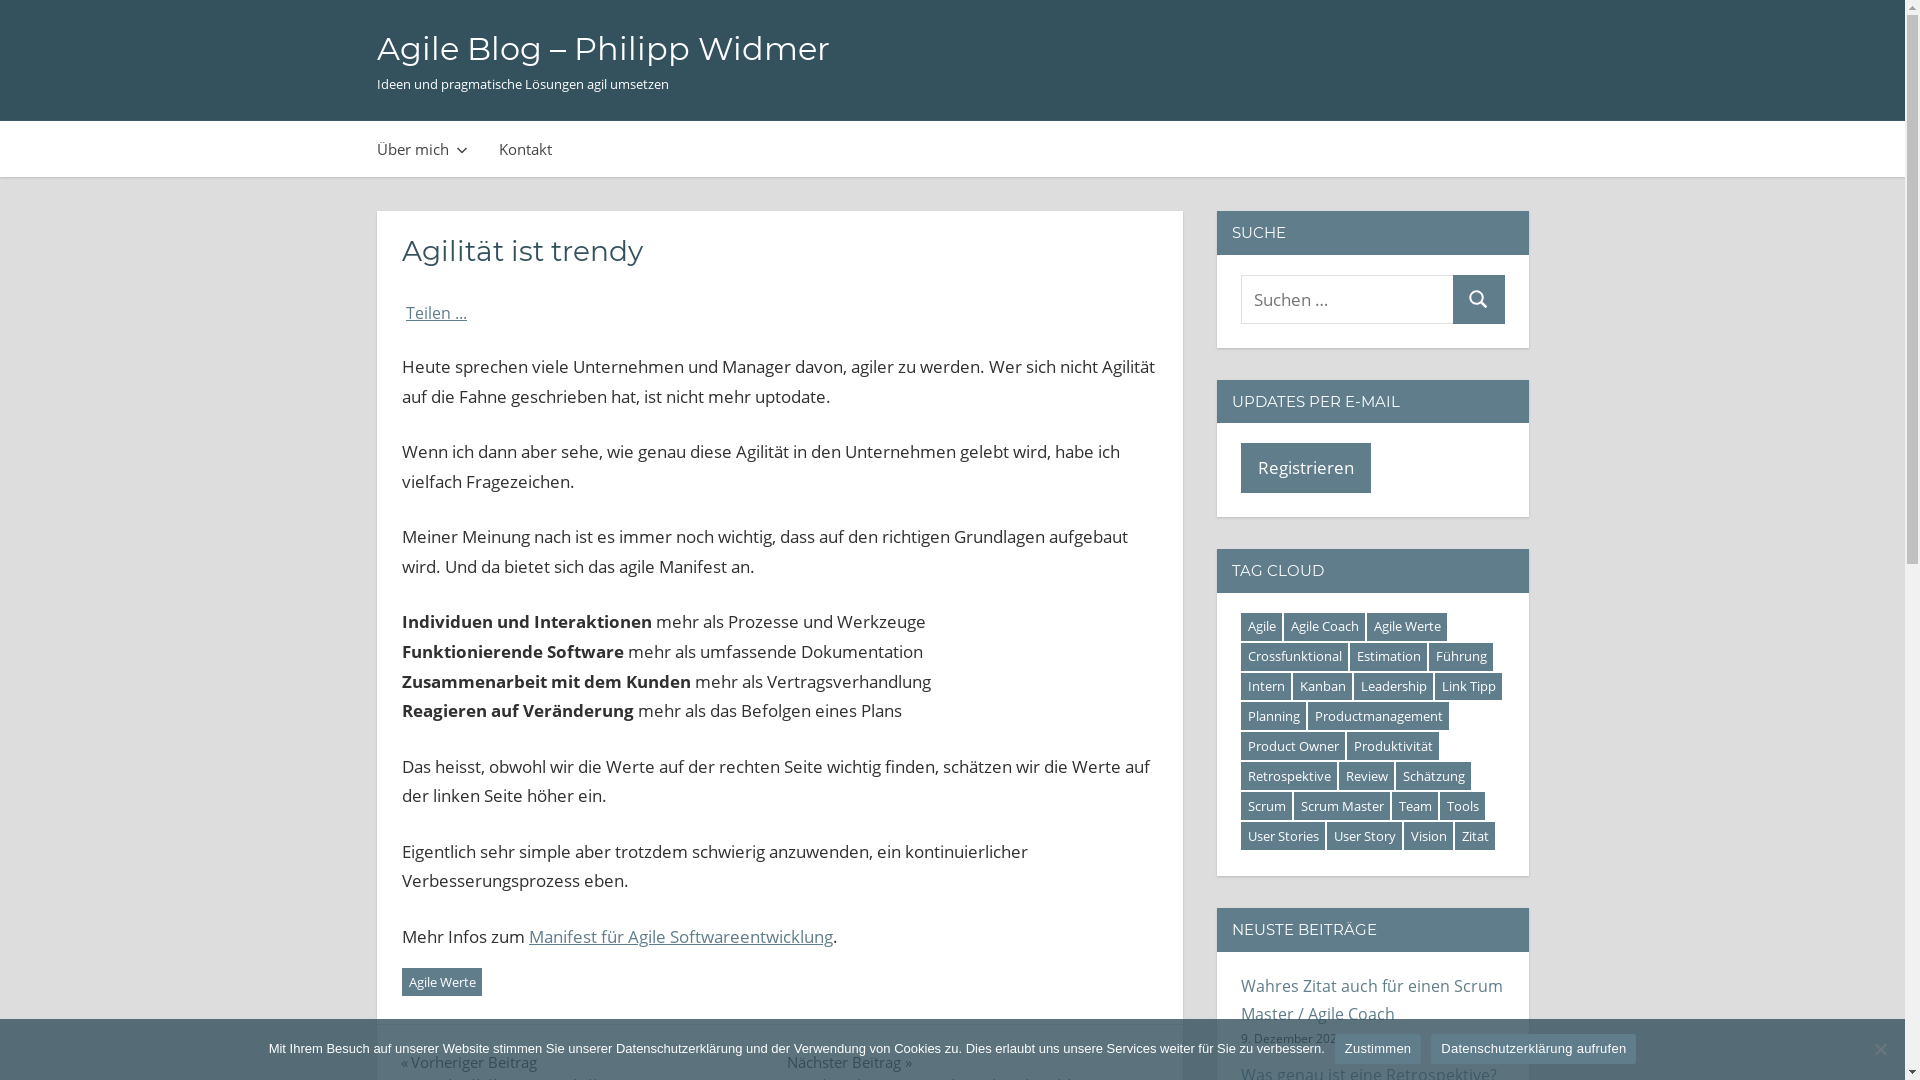 This screenshot has height=1080, width=1920. I want to click on 'Agile Werte', so click(1405, 626).